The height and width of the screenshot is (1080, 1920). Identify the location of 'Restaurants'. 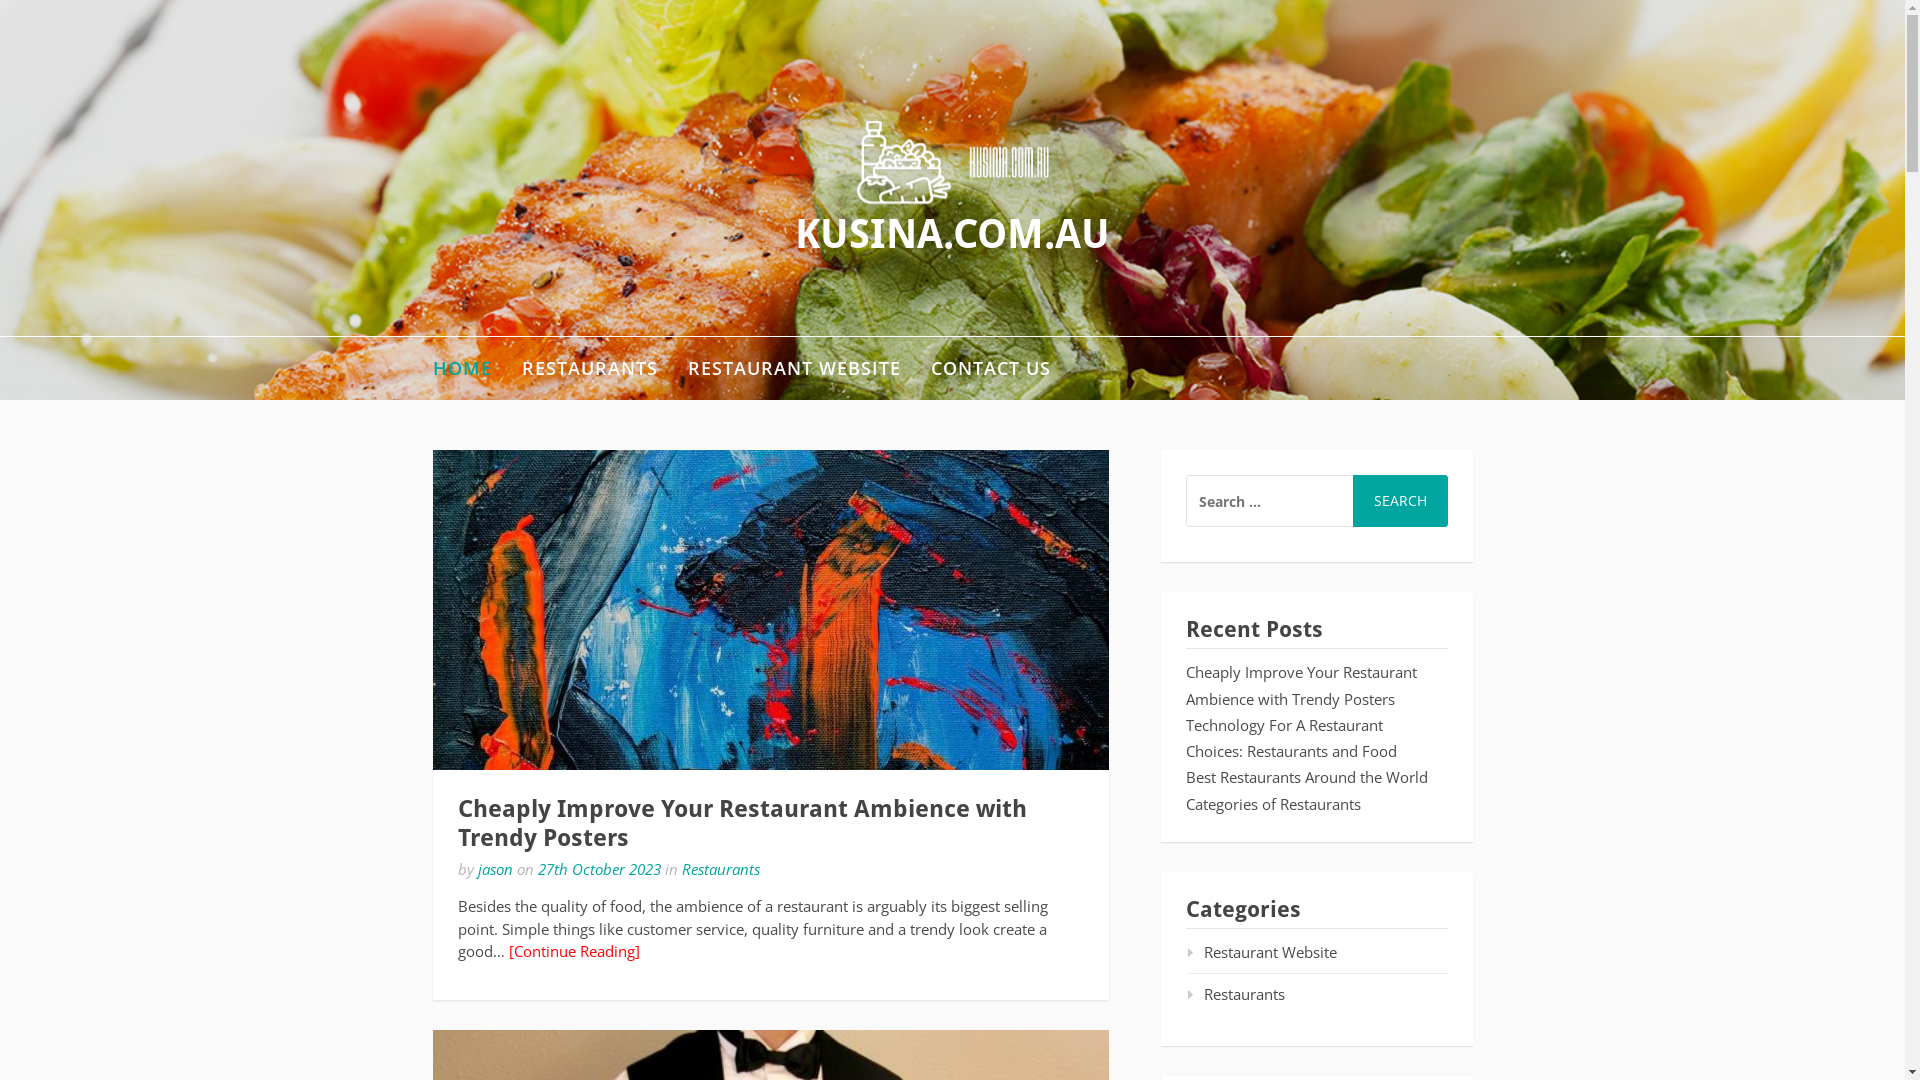
(720, 867).